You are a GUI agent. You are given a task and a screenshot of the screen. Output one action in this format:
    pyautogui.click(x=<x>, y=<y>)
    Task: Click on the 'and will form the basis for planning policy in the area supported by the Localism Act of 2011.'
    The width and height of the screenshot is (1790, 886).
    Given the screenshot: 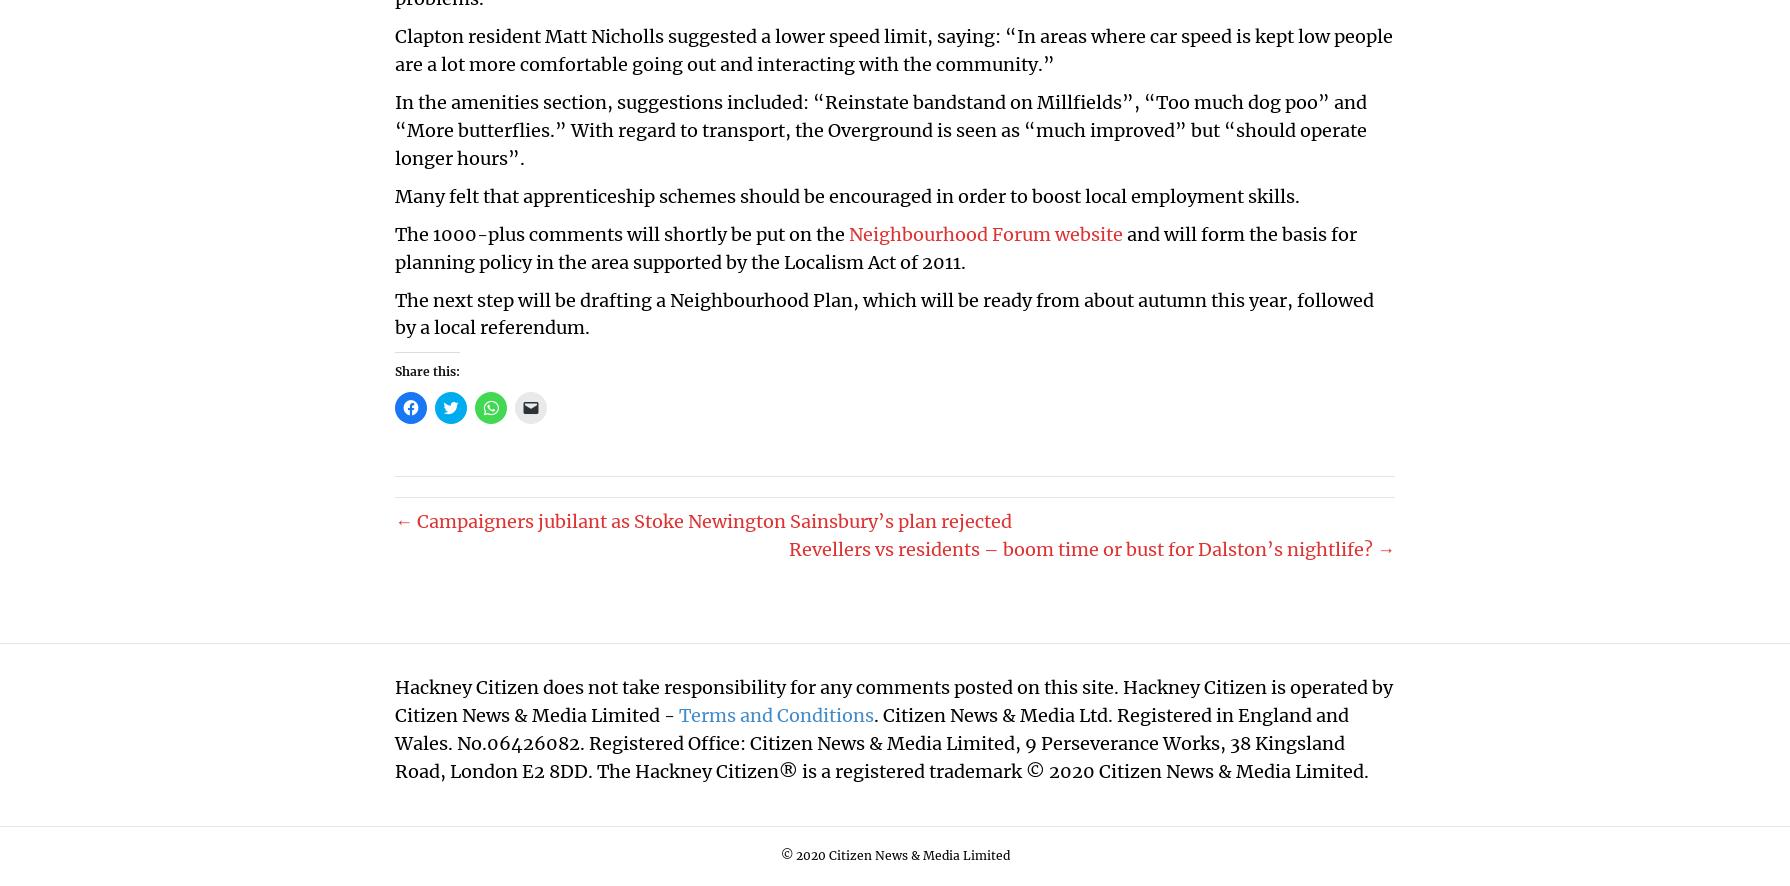 What is the action you would take?
    pyautogui.click(x=875, y=246)
    